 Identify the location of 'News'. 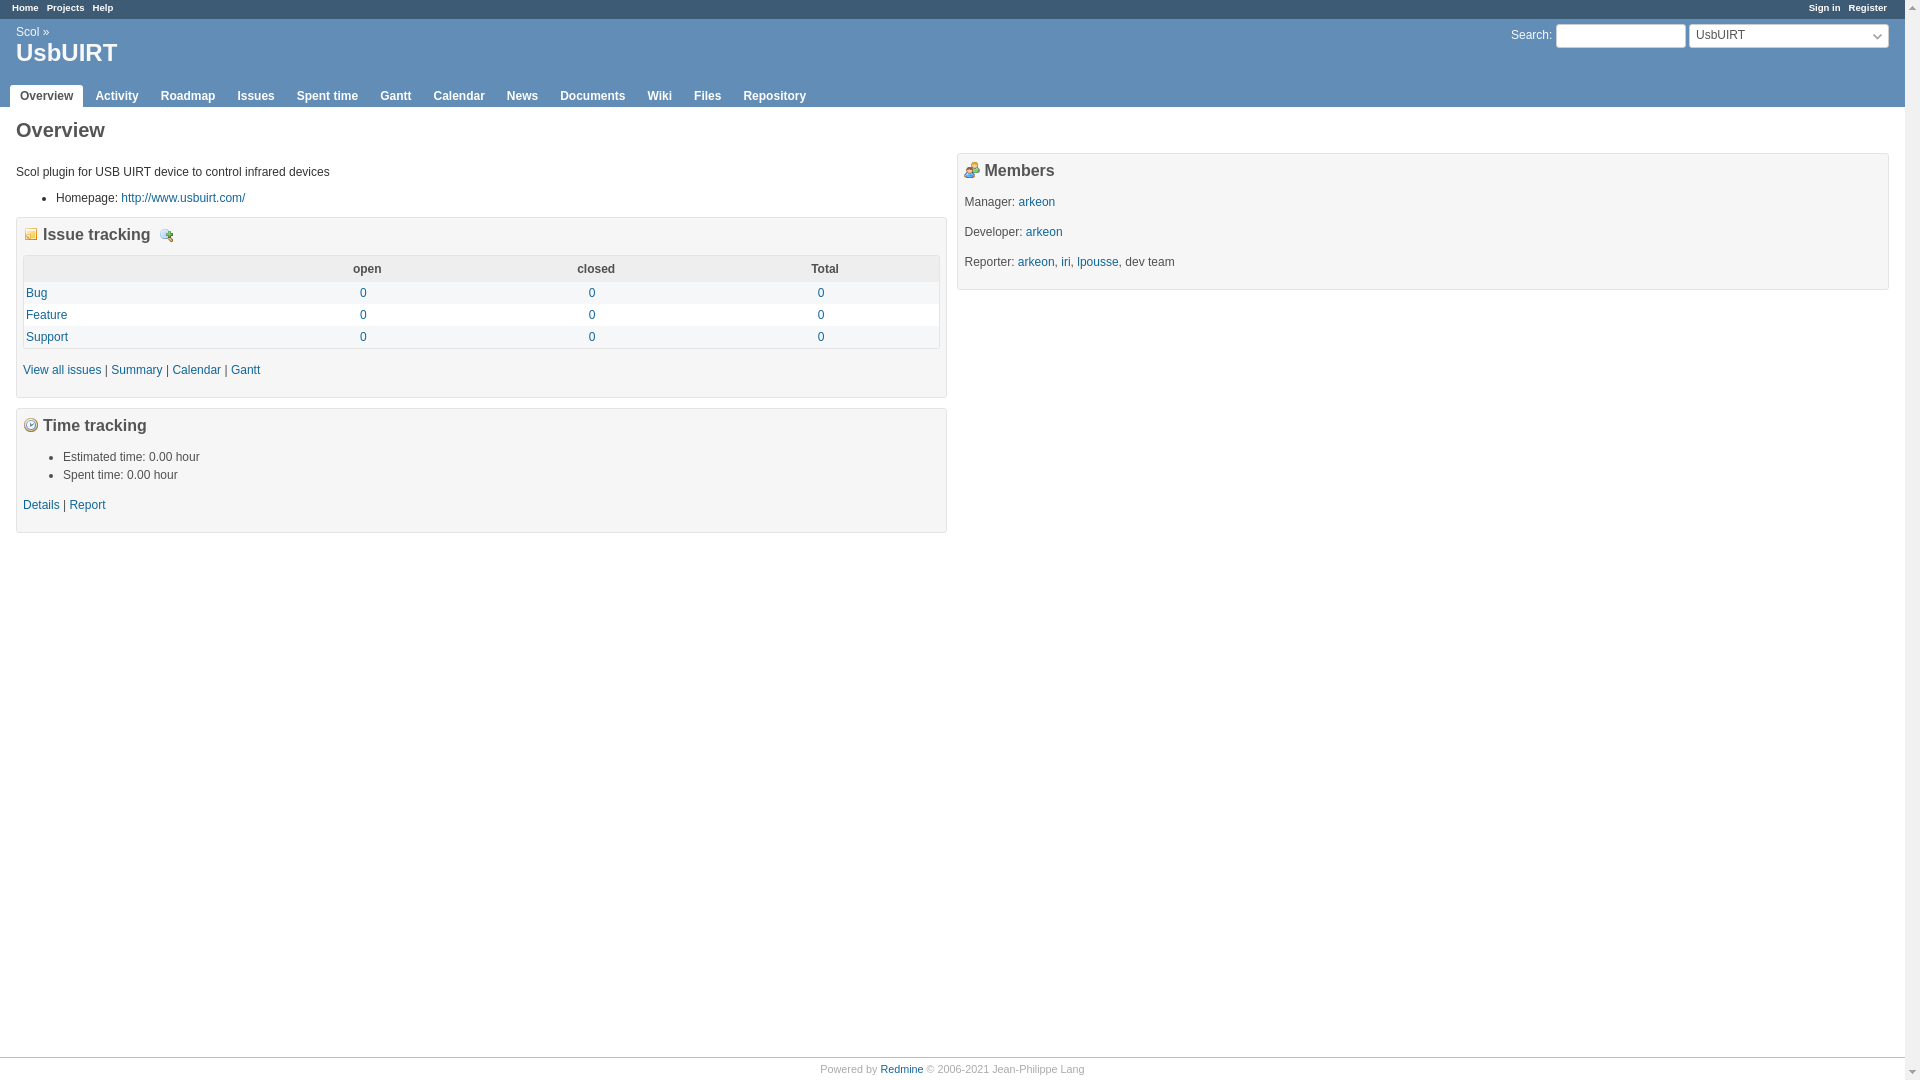
(497, 96).